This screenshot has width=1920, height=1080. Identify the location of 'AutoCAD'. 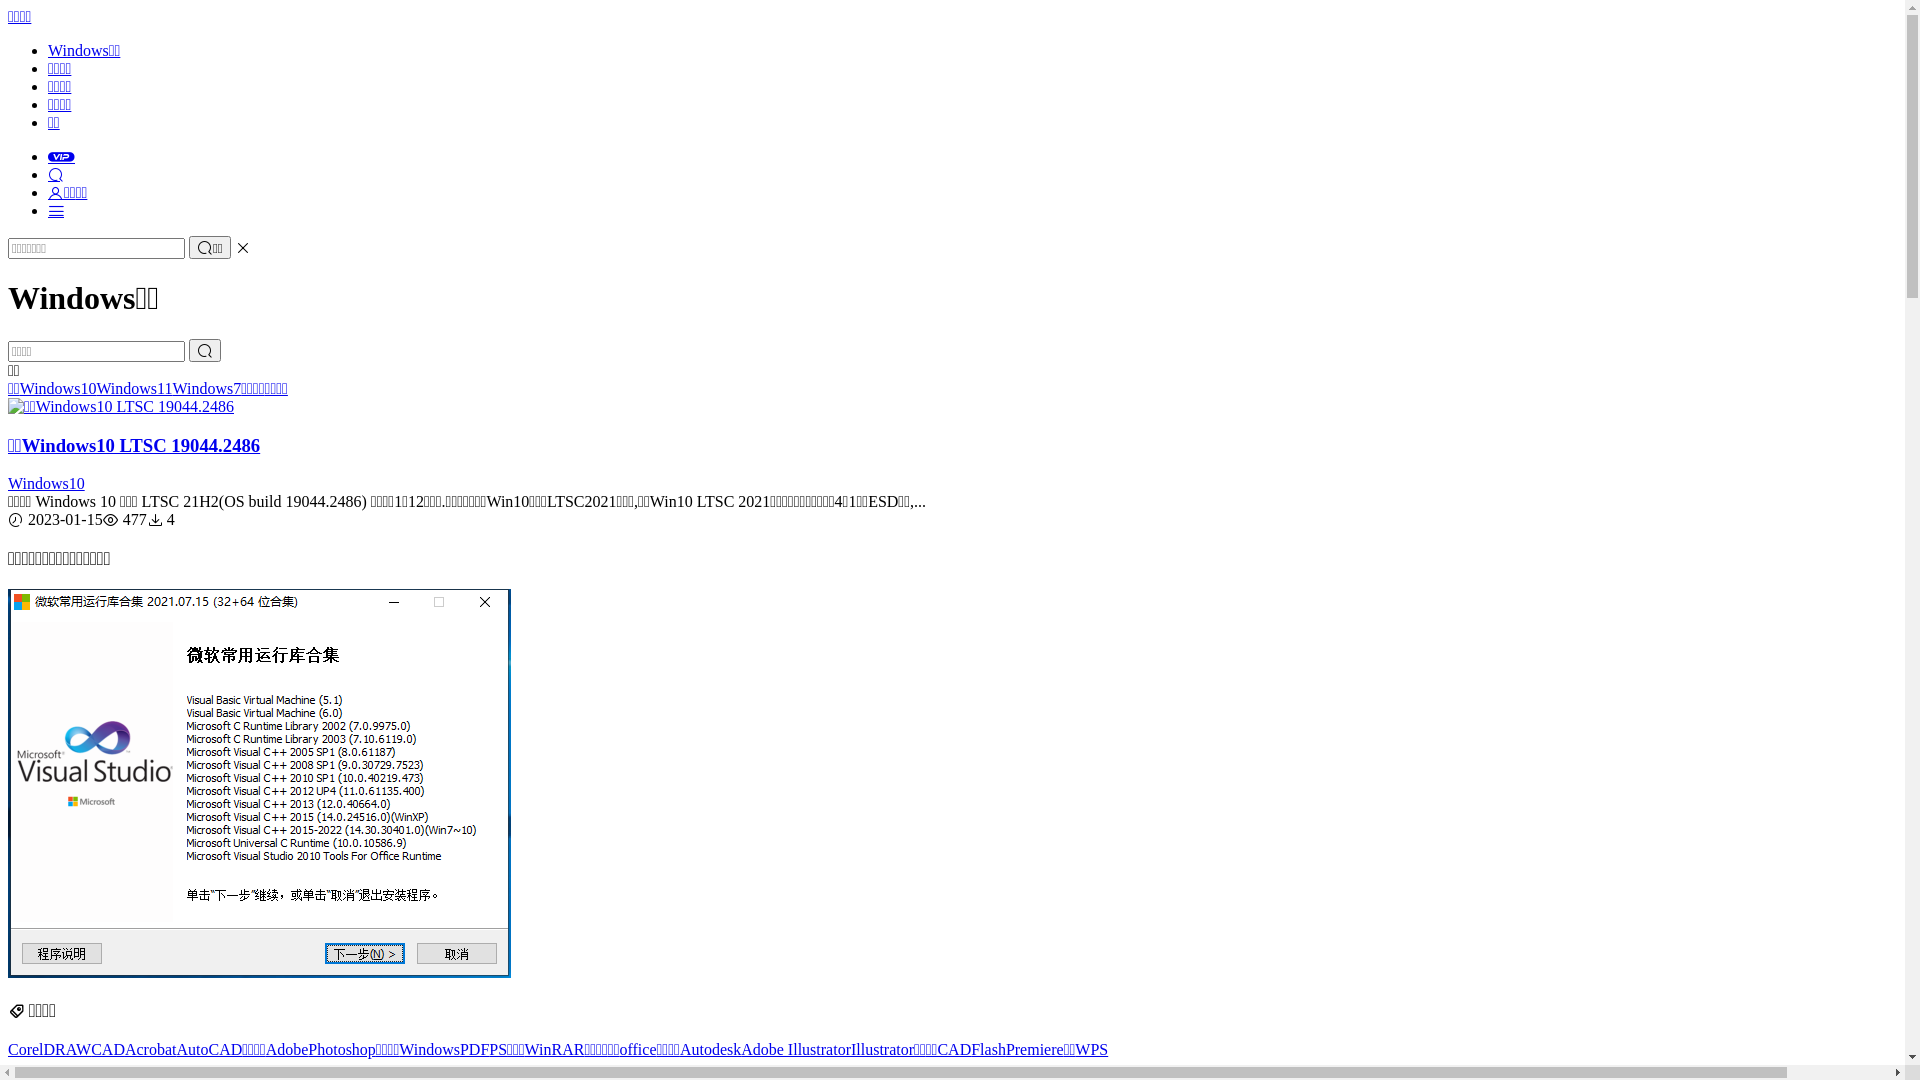
(209, 1048).